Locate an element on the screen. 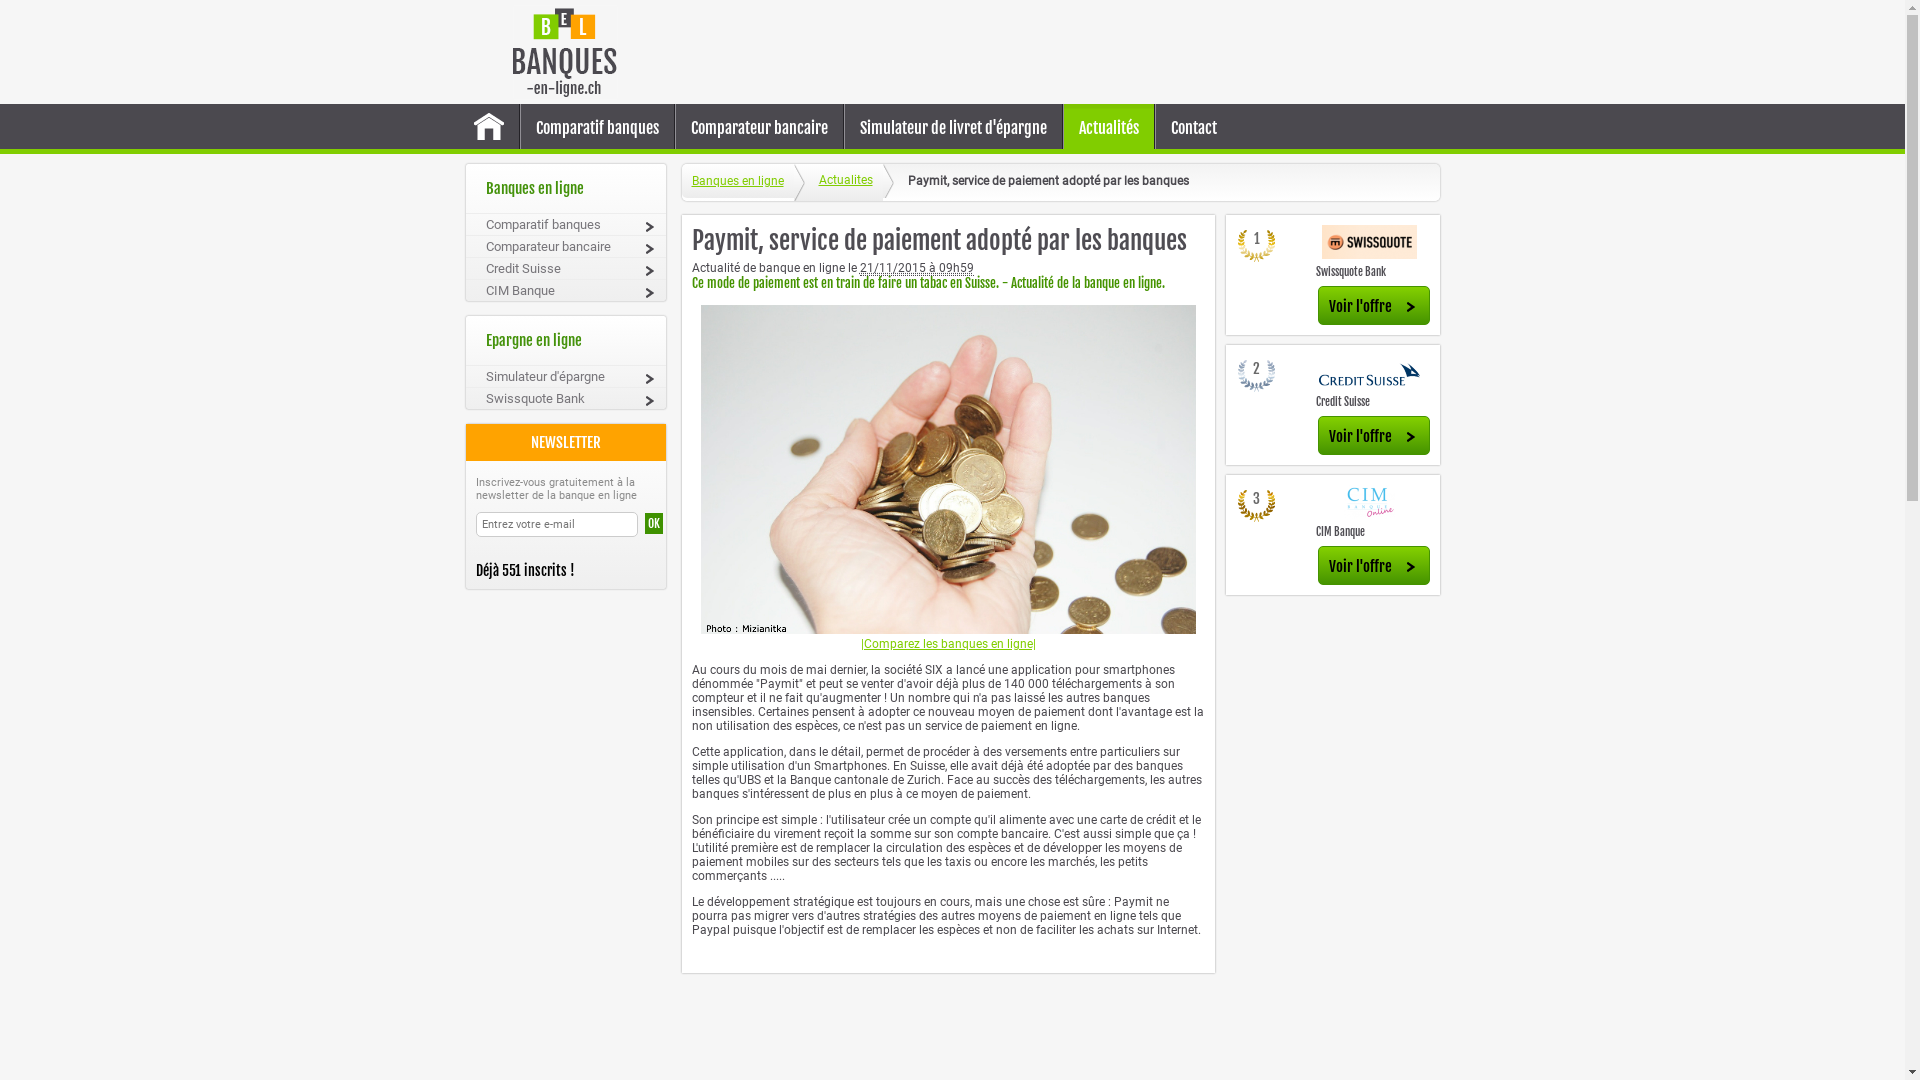 The width and height of the screenshot is (1920, 1080). 'Accueil banque en ligne' is located at coordinates (488, 128).